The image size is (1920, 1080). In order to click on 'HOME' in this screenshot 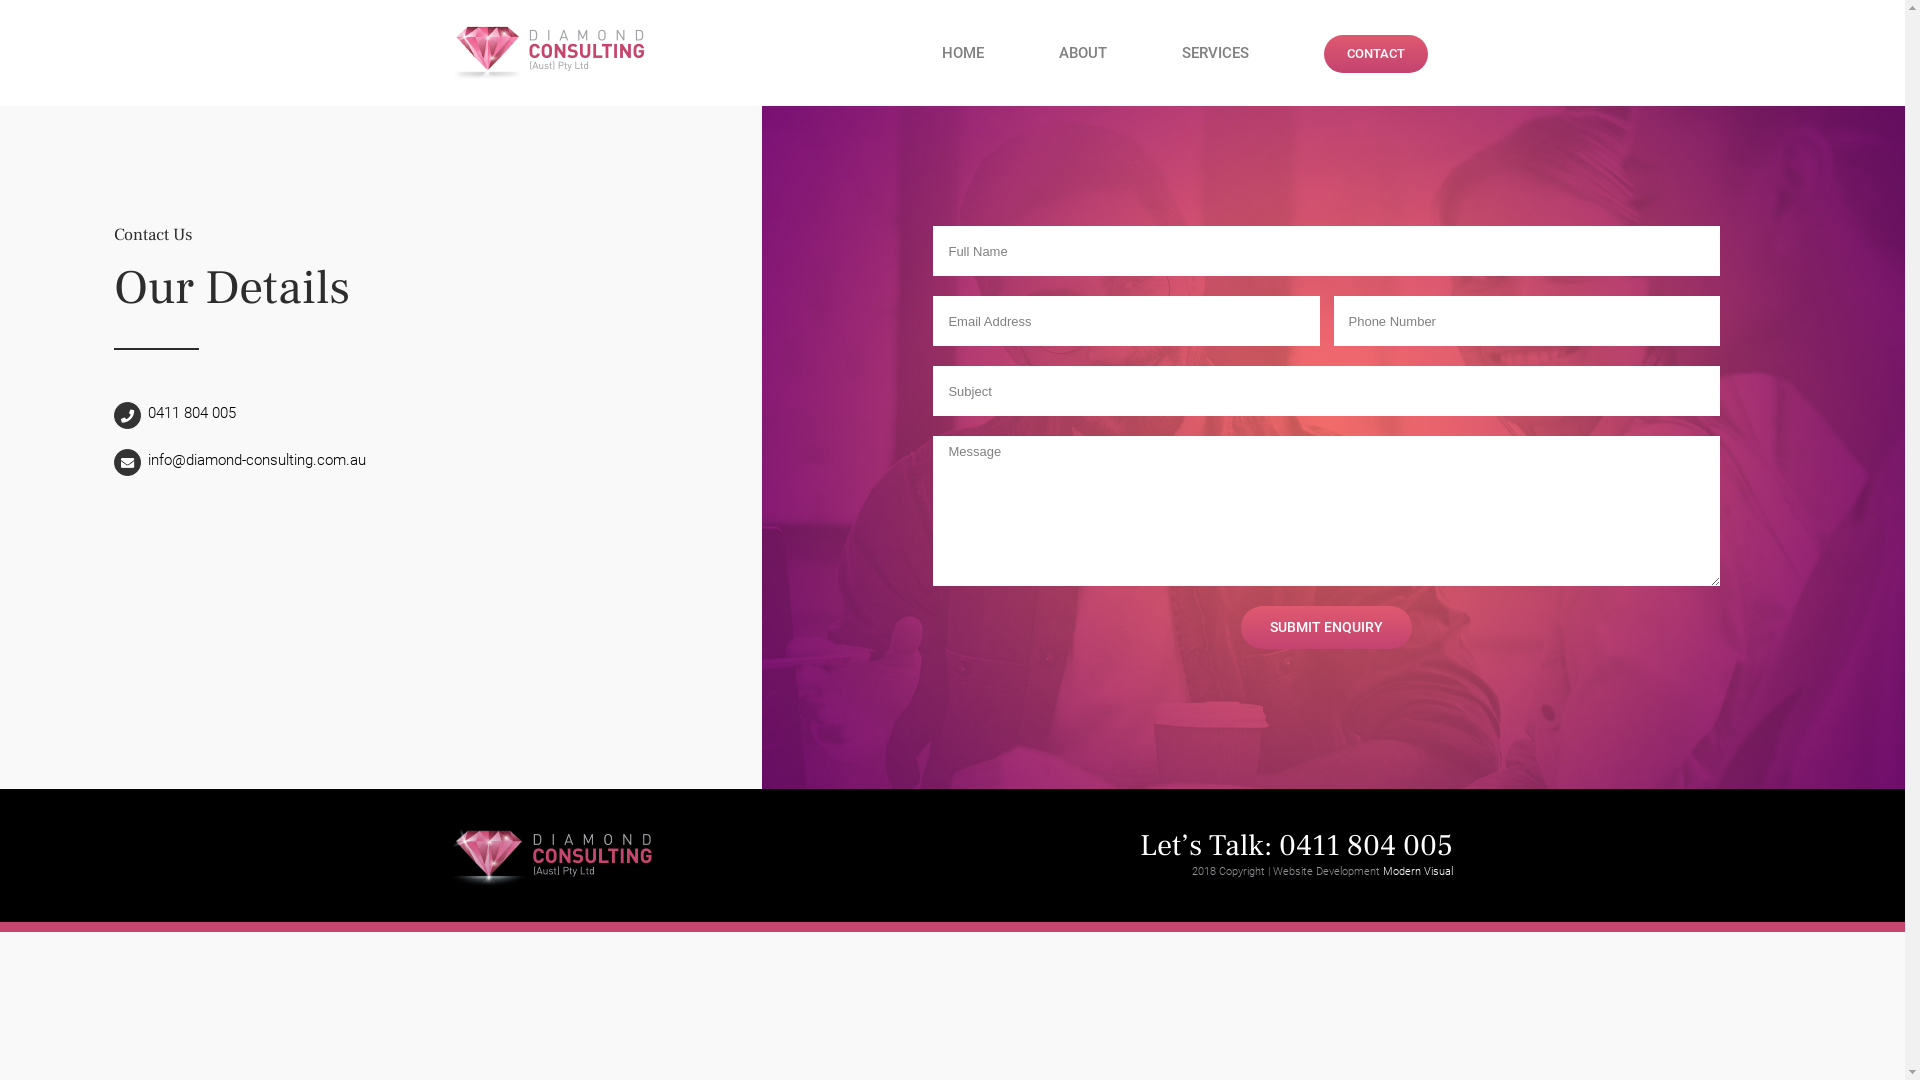, I will do `click(961, 52)`.